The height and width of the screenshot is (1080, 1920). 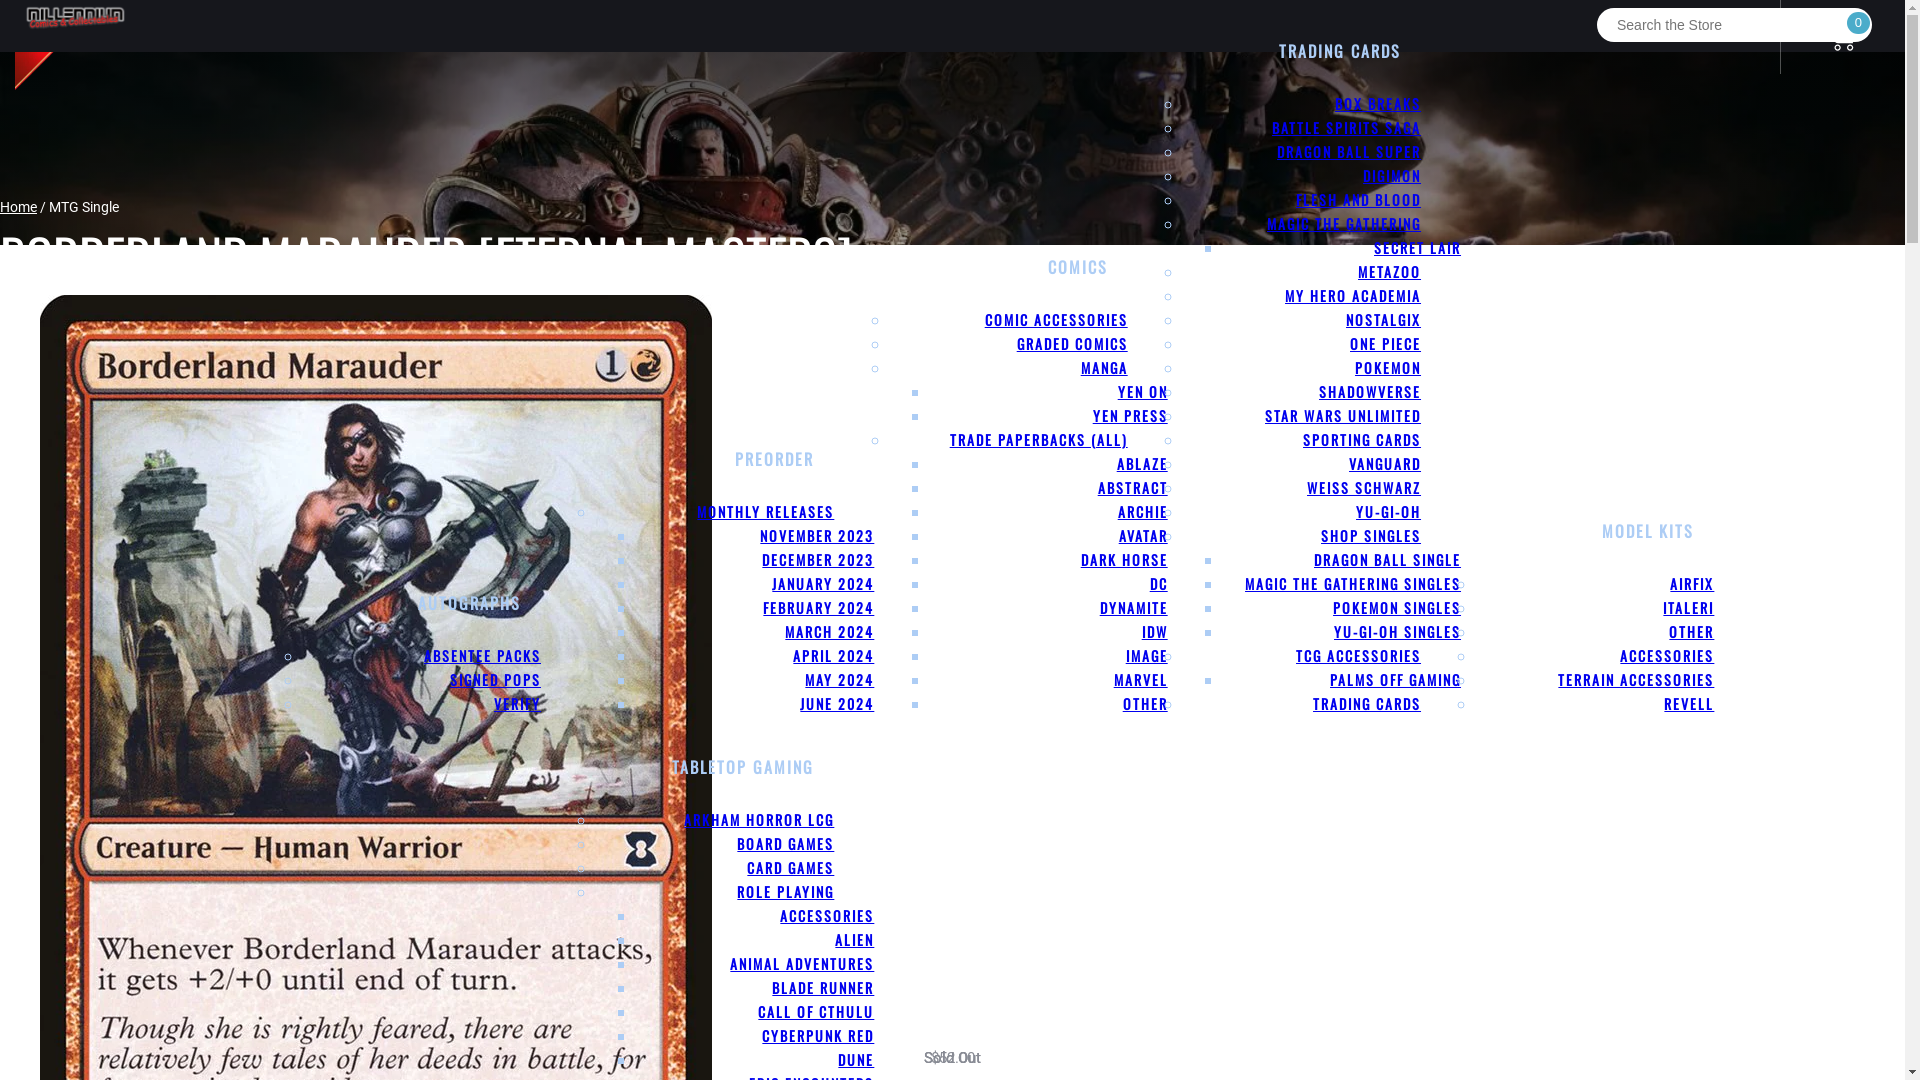 What do you see at coordinates (771, 583) in the screenshot?
I see `'JANUARY 2024'` at bounding box center [771, 583].